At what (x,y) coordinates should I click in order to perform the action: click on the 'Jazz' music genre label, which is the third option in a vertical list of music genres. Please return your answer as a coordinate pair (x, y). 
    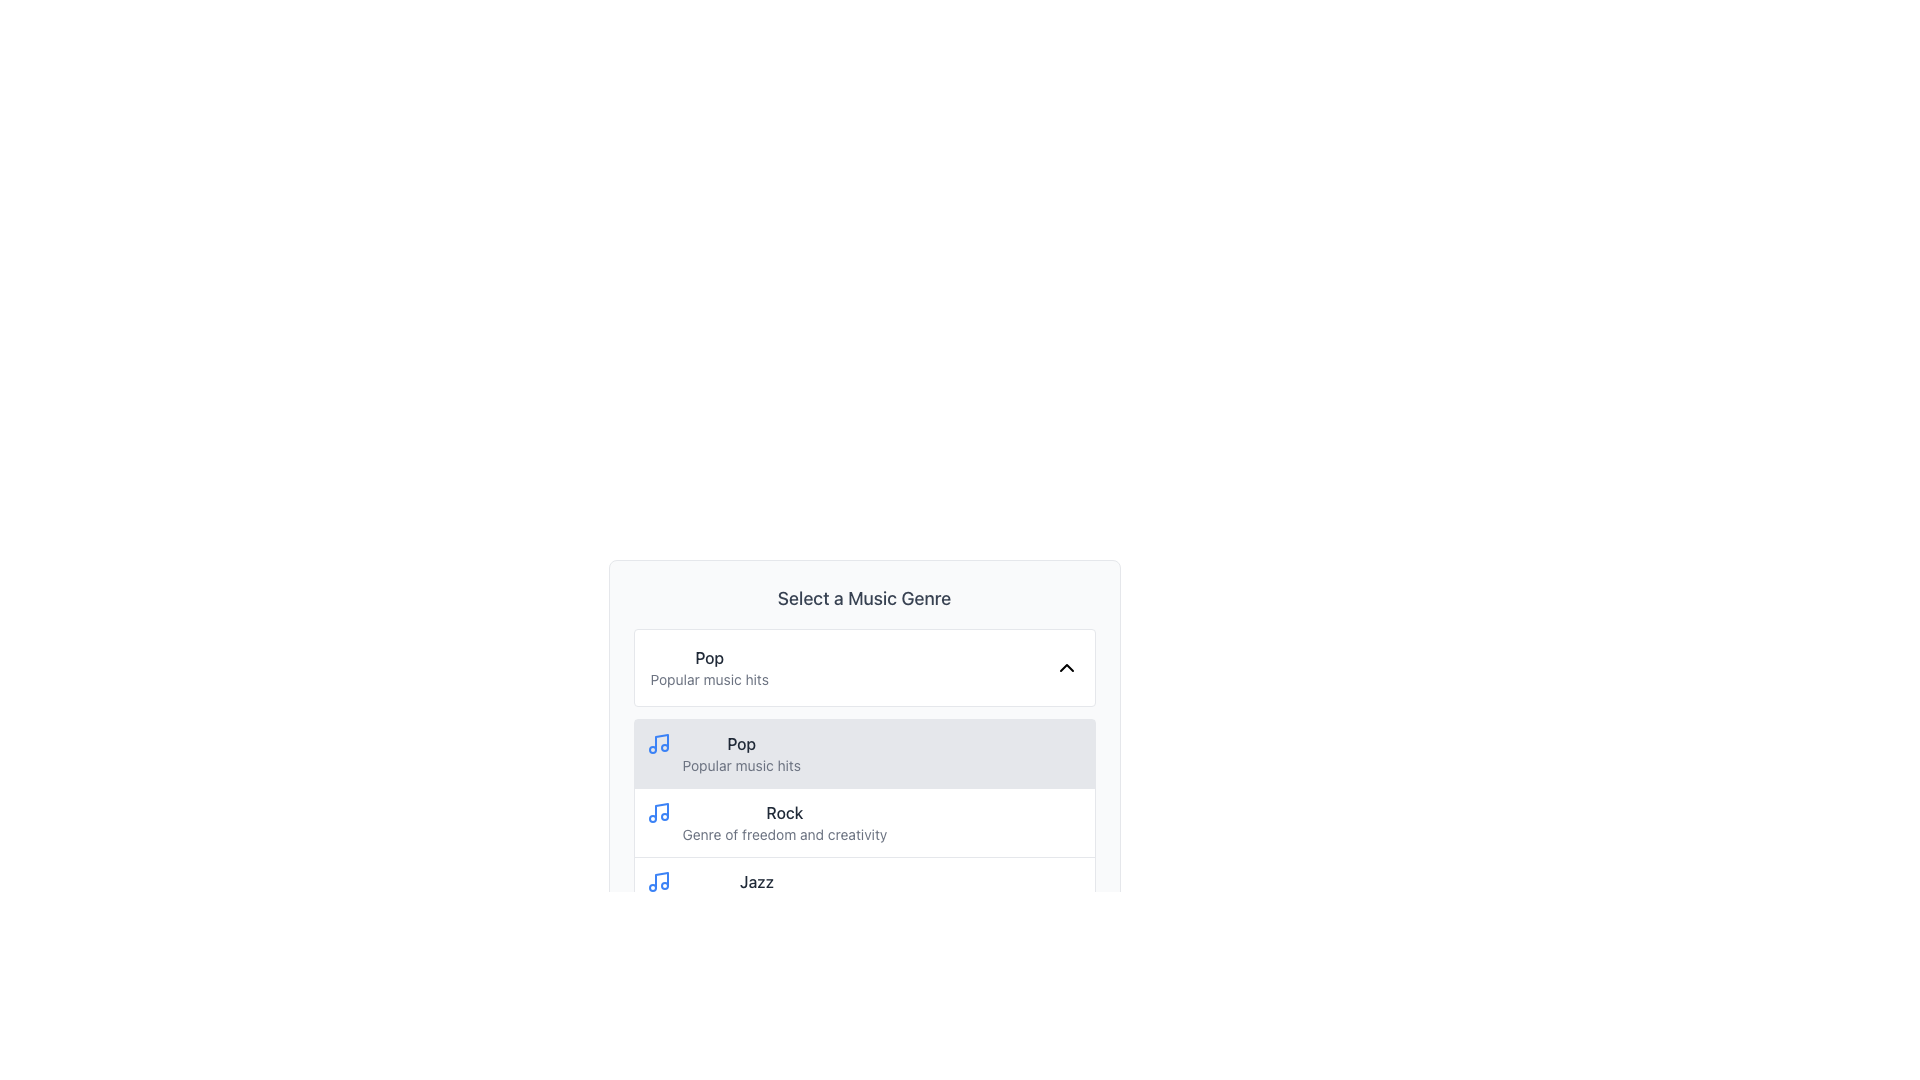
    Looking at the image, I should click on (756, 881).